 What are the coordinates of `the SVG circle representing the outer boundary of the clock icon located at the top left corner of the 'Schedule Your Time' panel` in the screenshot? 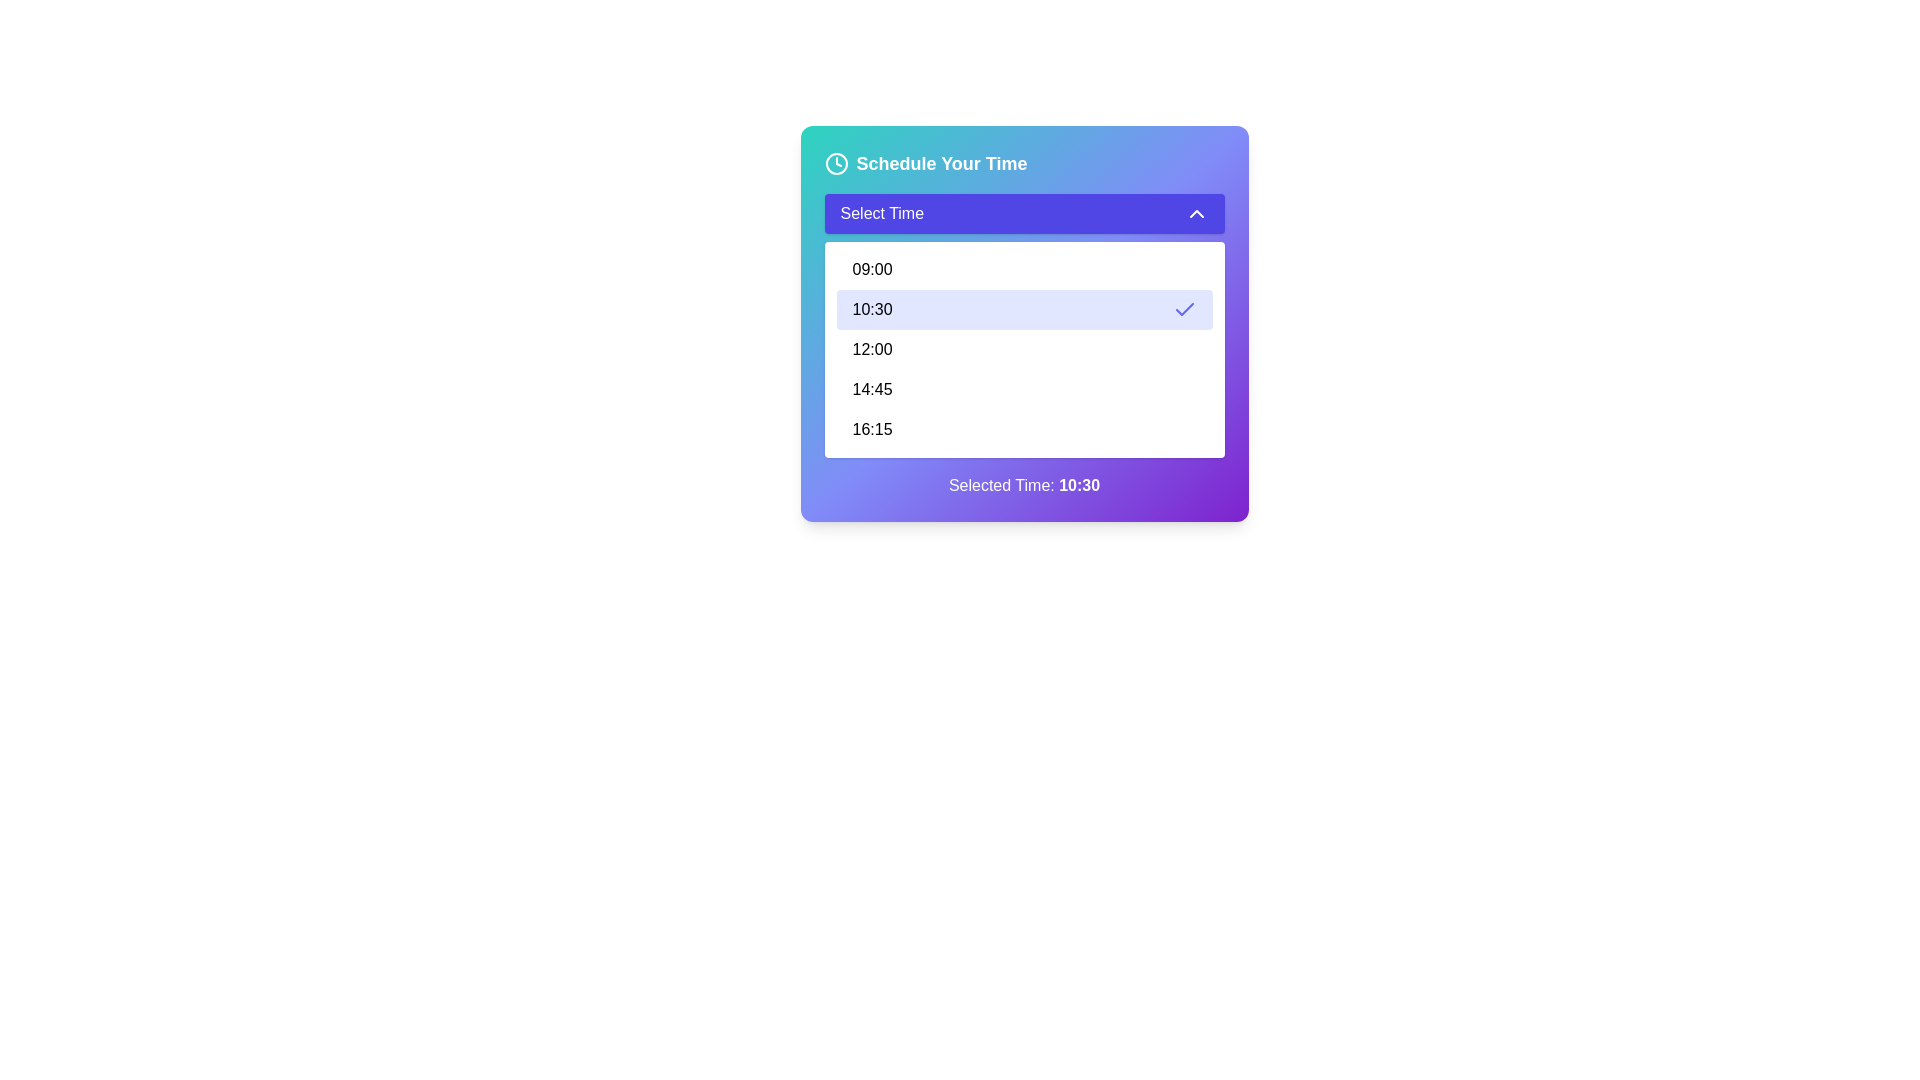 It's located at (836, 163).